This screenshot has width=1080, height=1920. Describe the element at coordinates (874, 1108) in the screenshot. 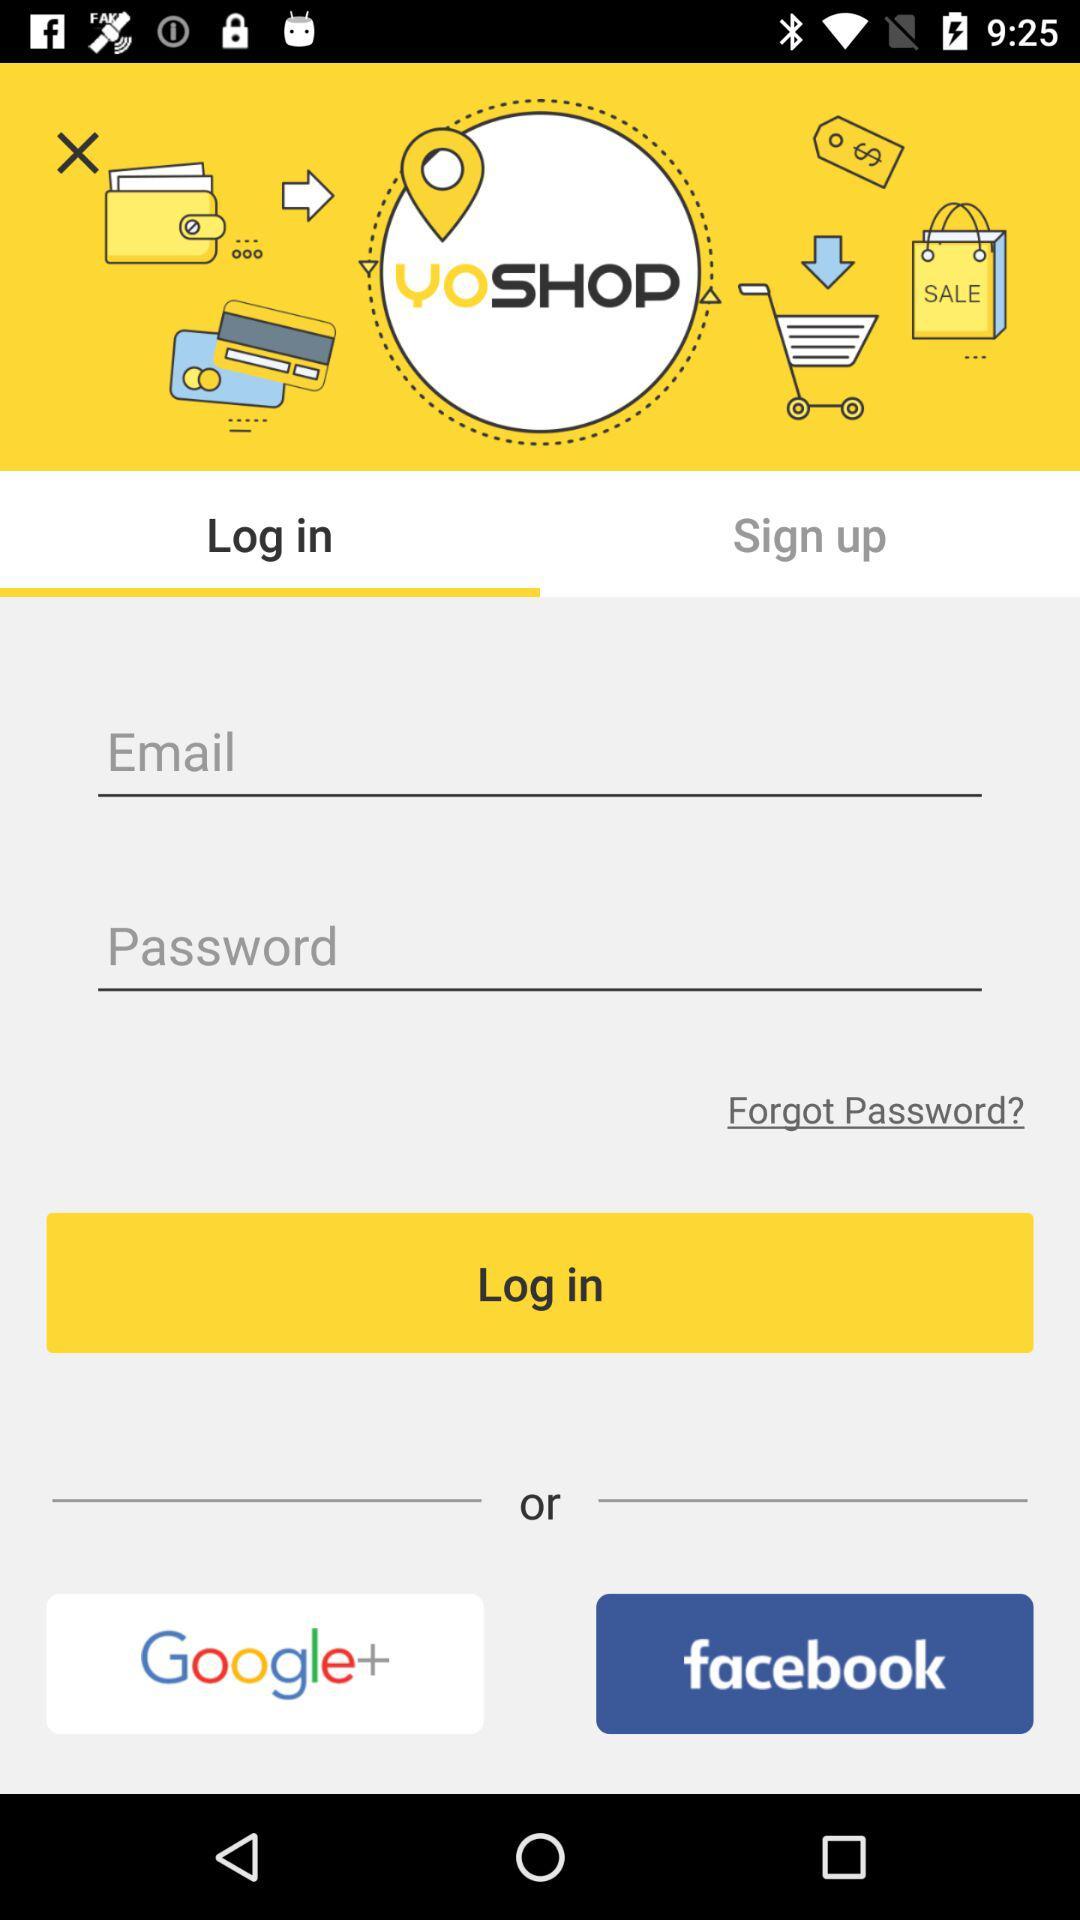

I see `forgot password?` at that location.